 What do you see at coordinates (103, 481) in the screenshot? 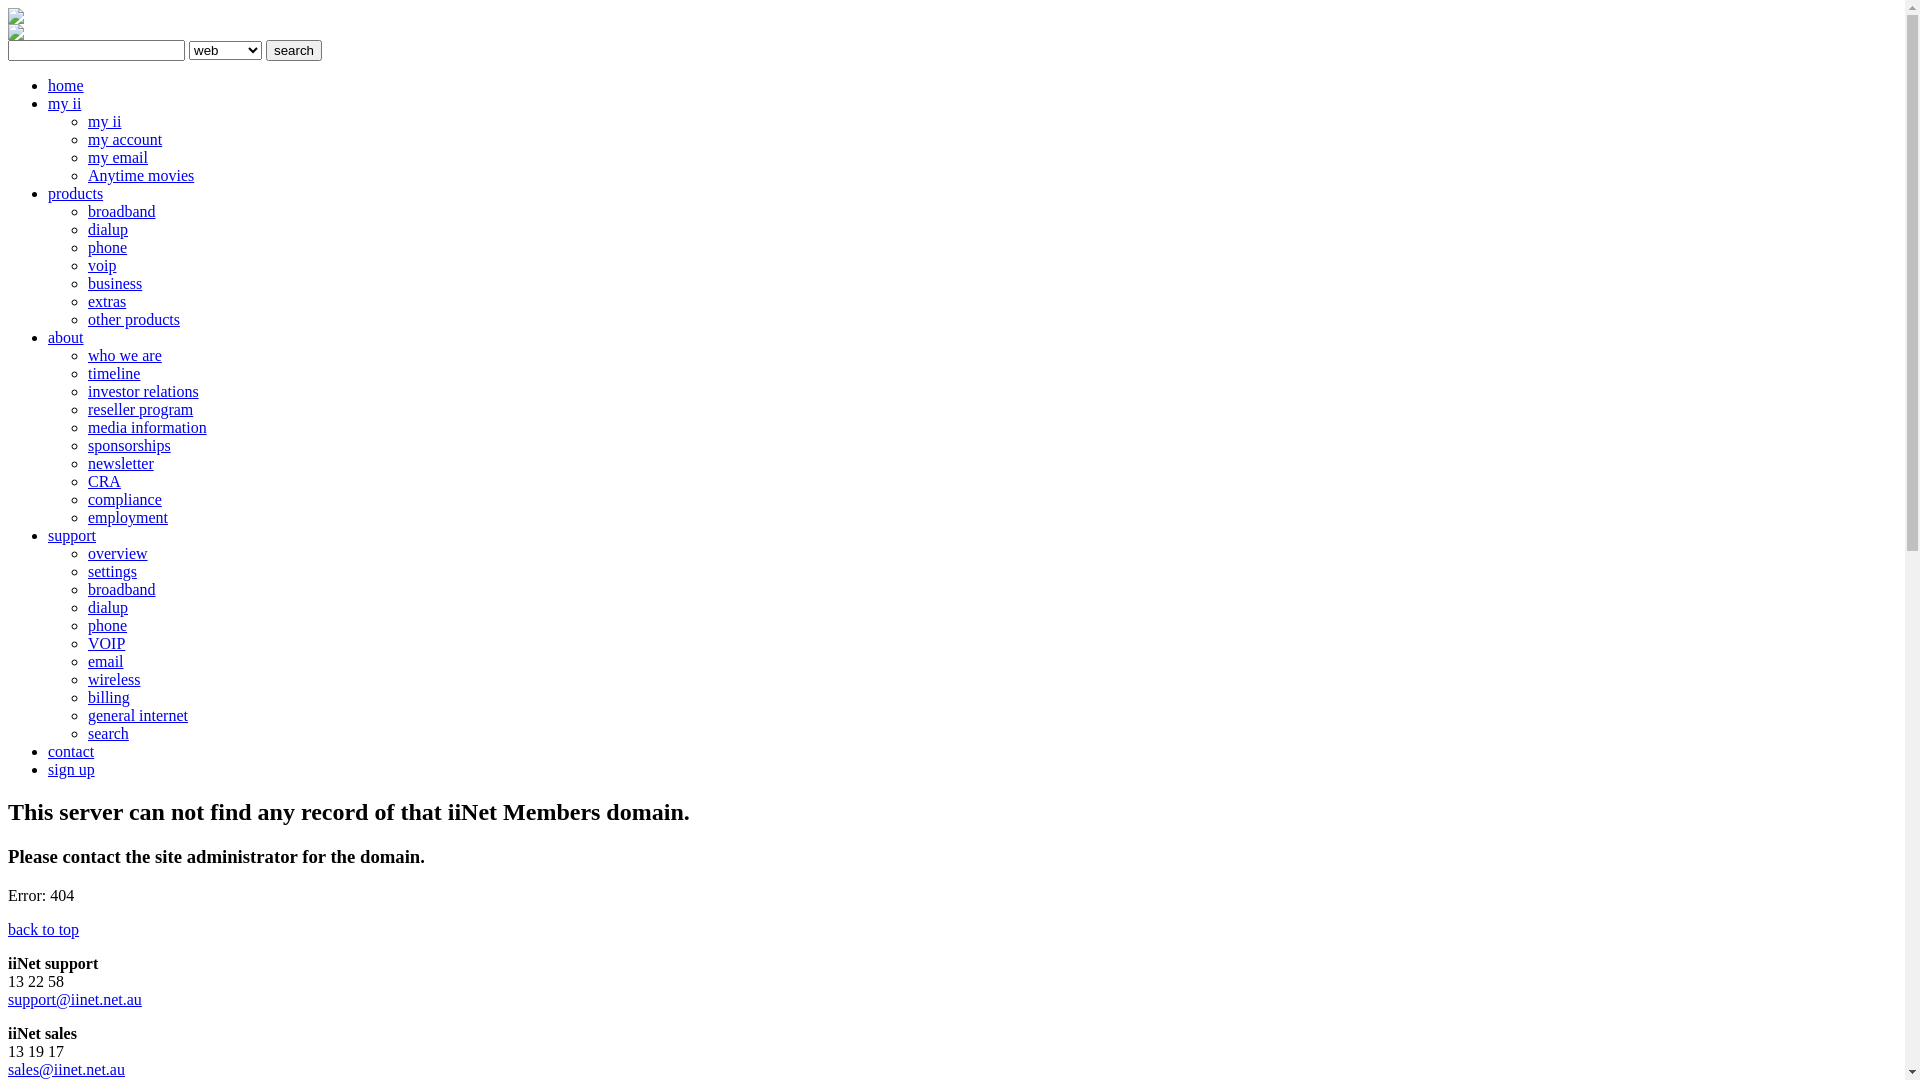
I see `'CRA'` at bounding box center [103, 481].